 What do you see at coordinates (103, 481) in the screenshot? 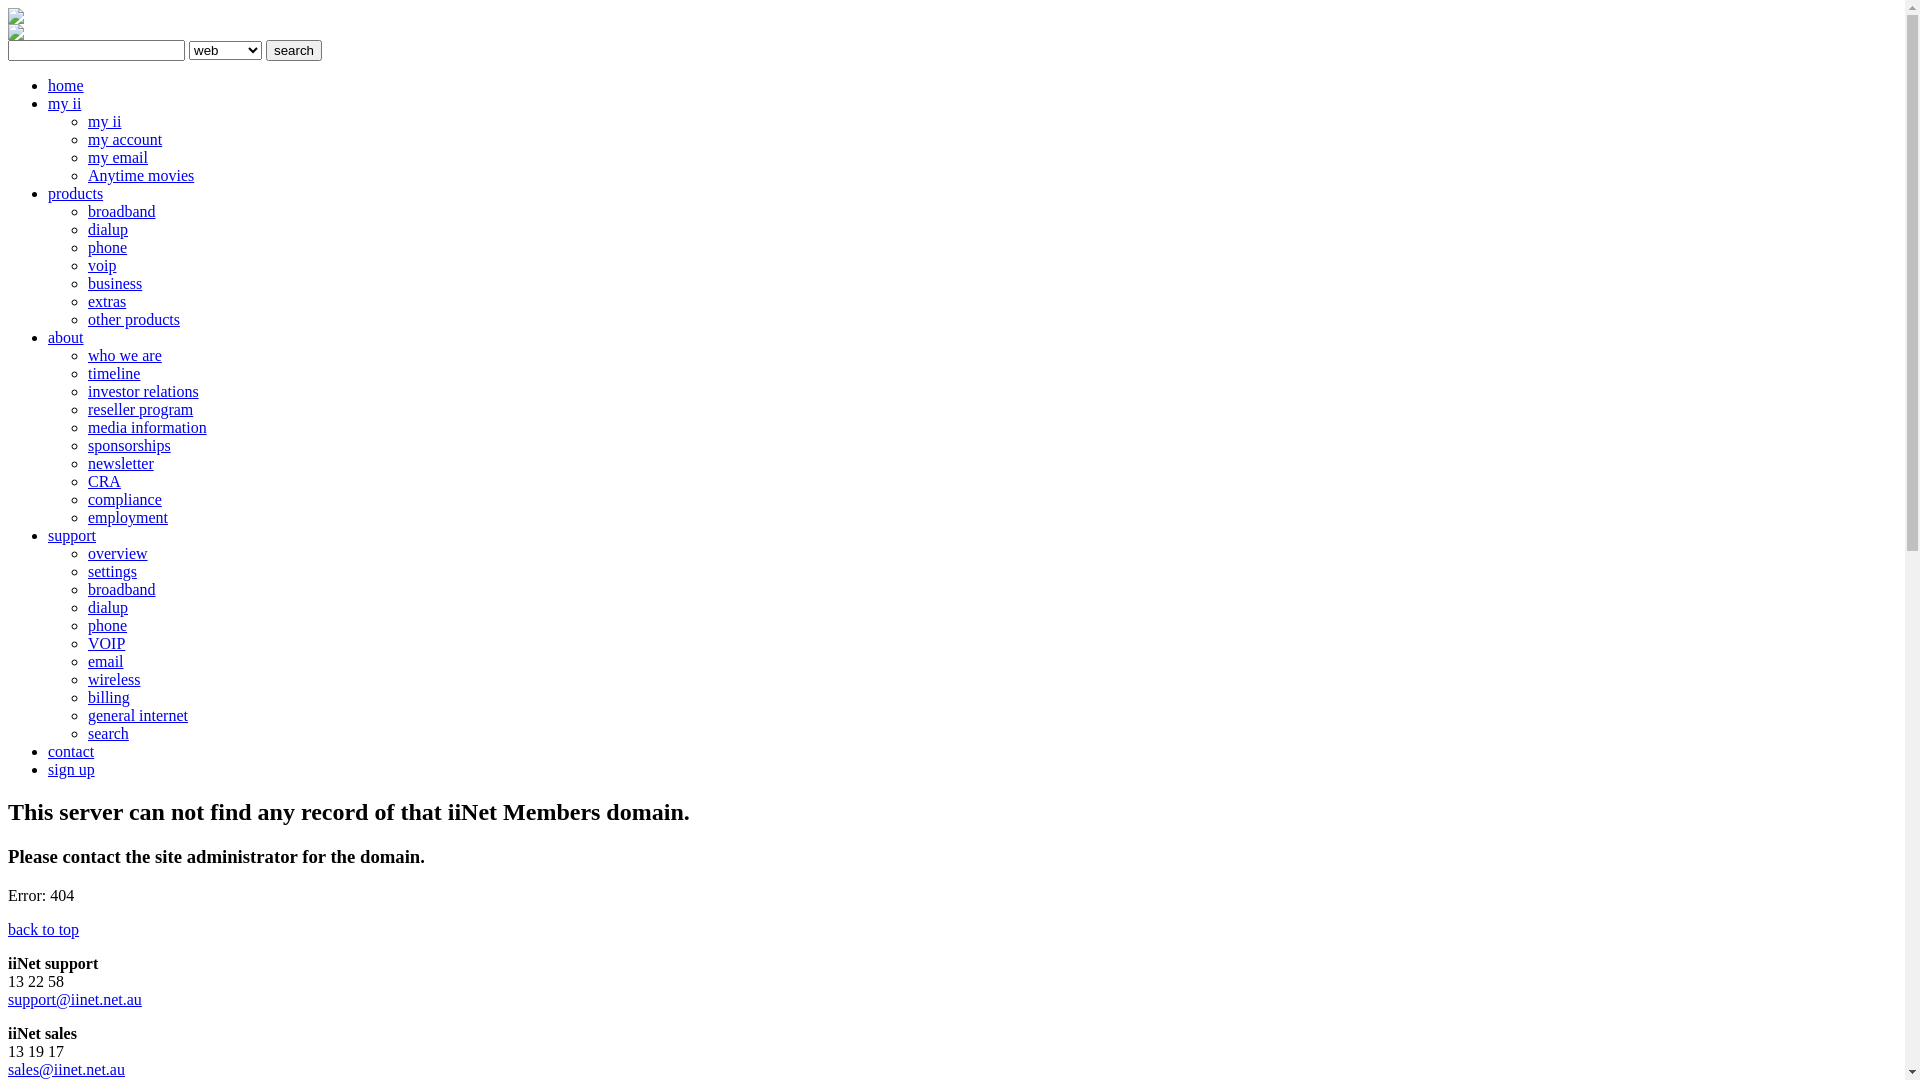
I see `'CRA'` at bounding box center [103, 481].